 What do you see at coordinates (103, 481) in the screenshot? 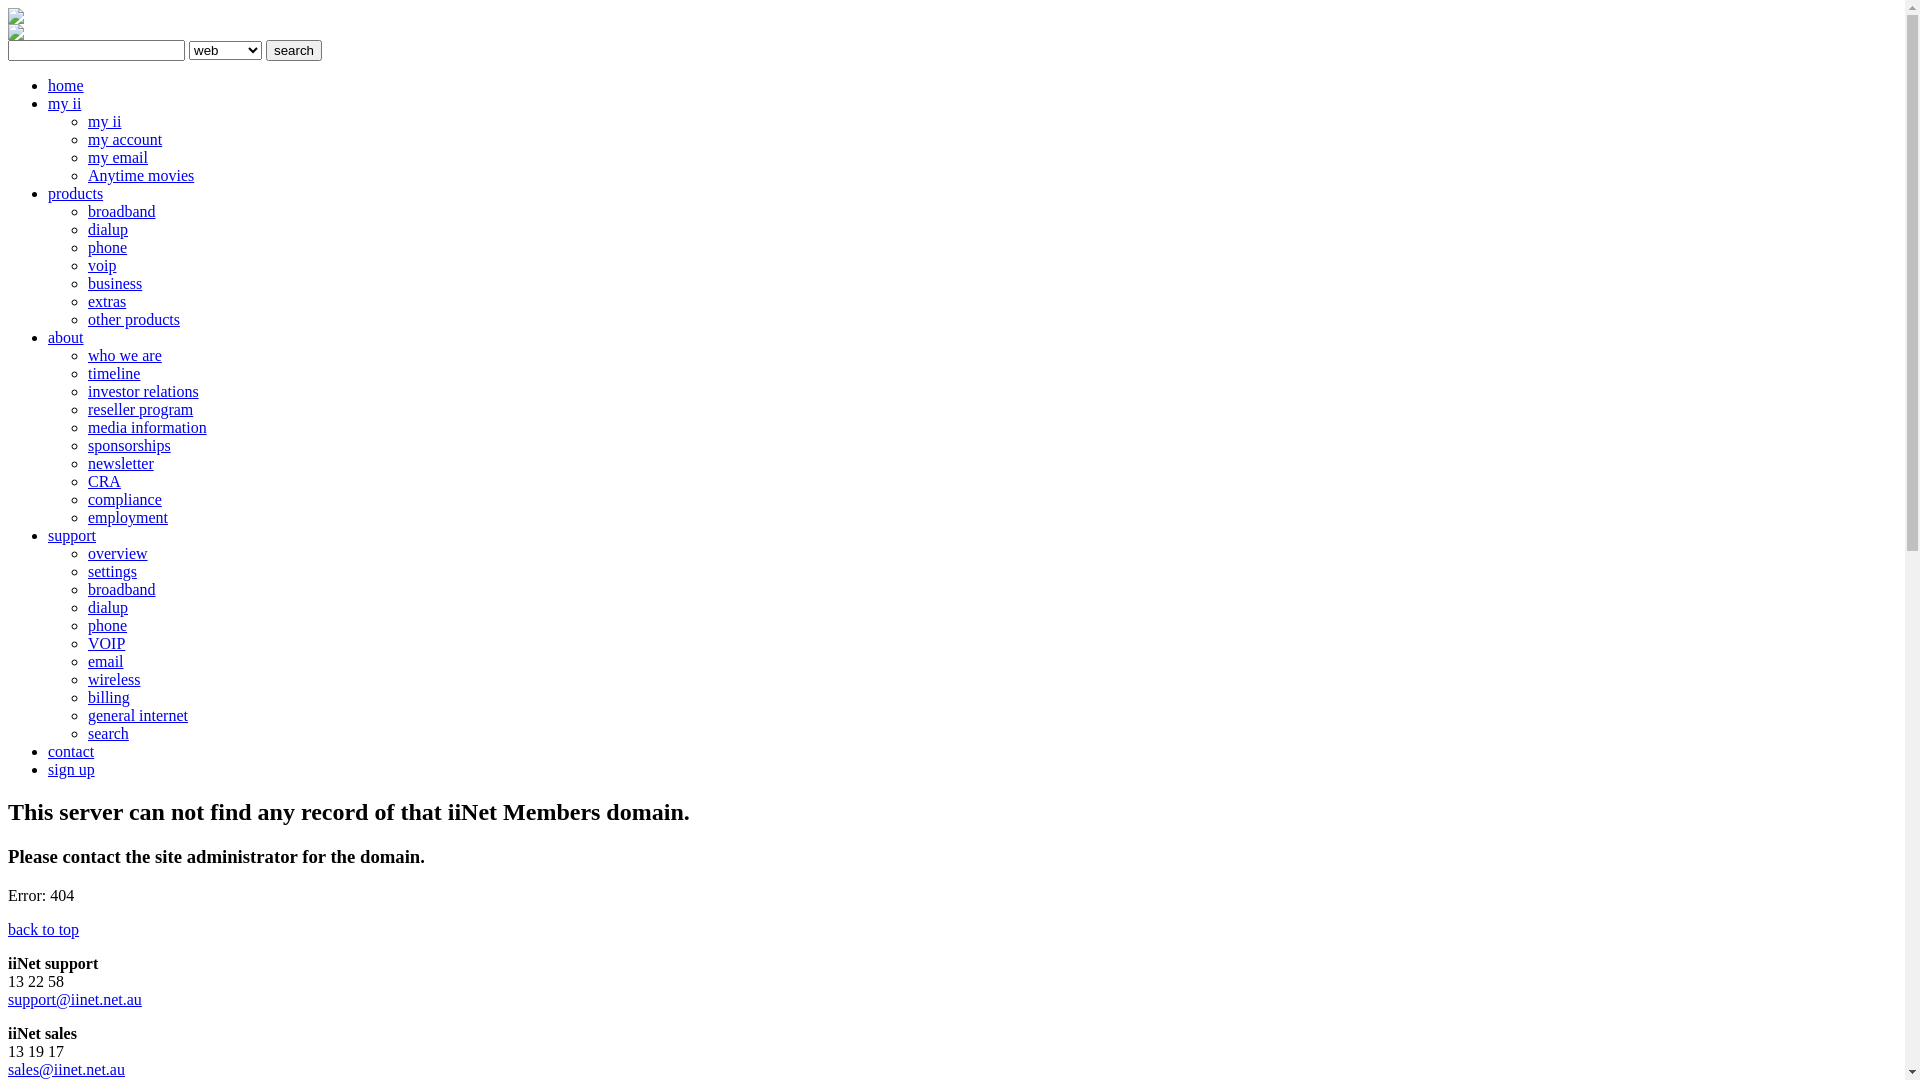
I see `'CRA'` at bounding box center [103, 481].